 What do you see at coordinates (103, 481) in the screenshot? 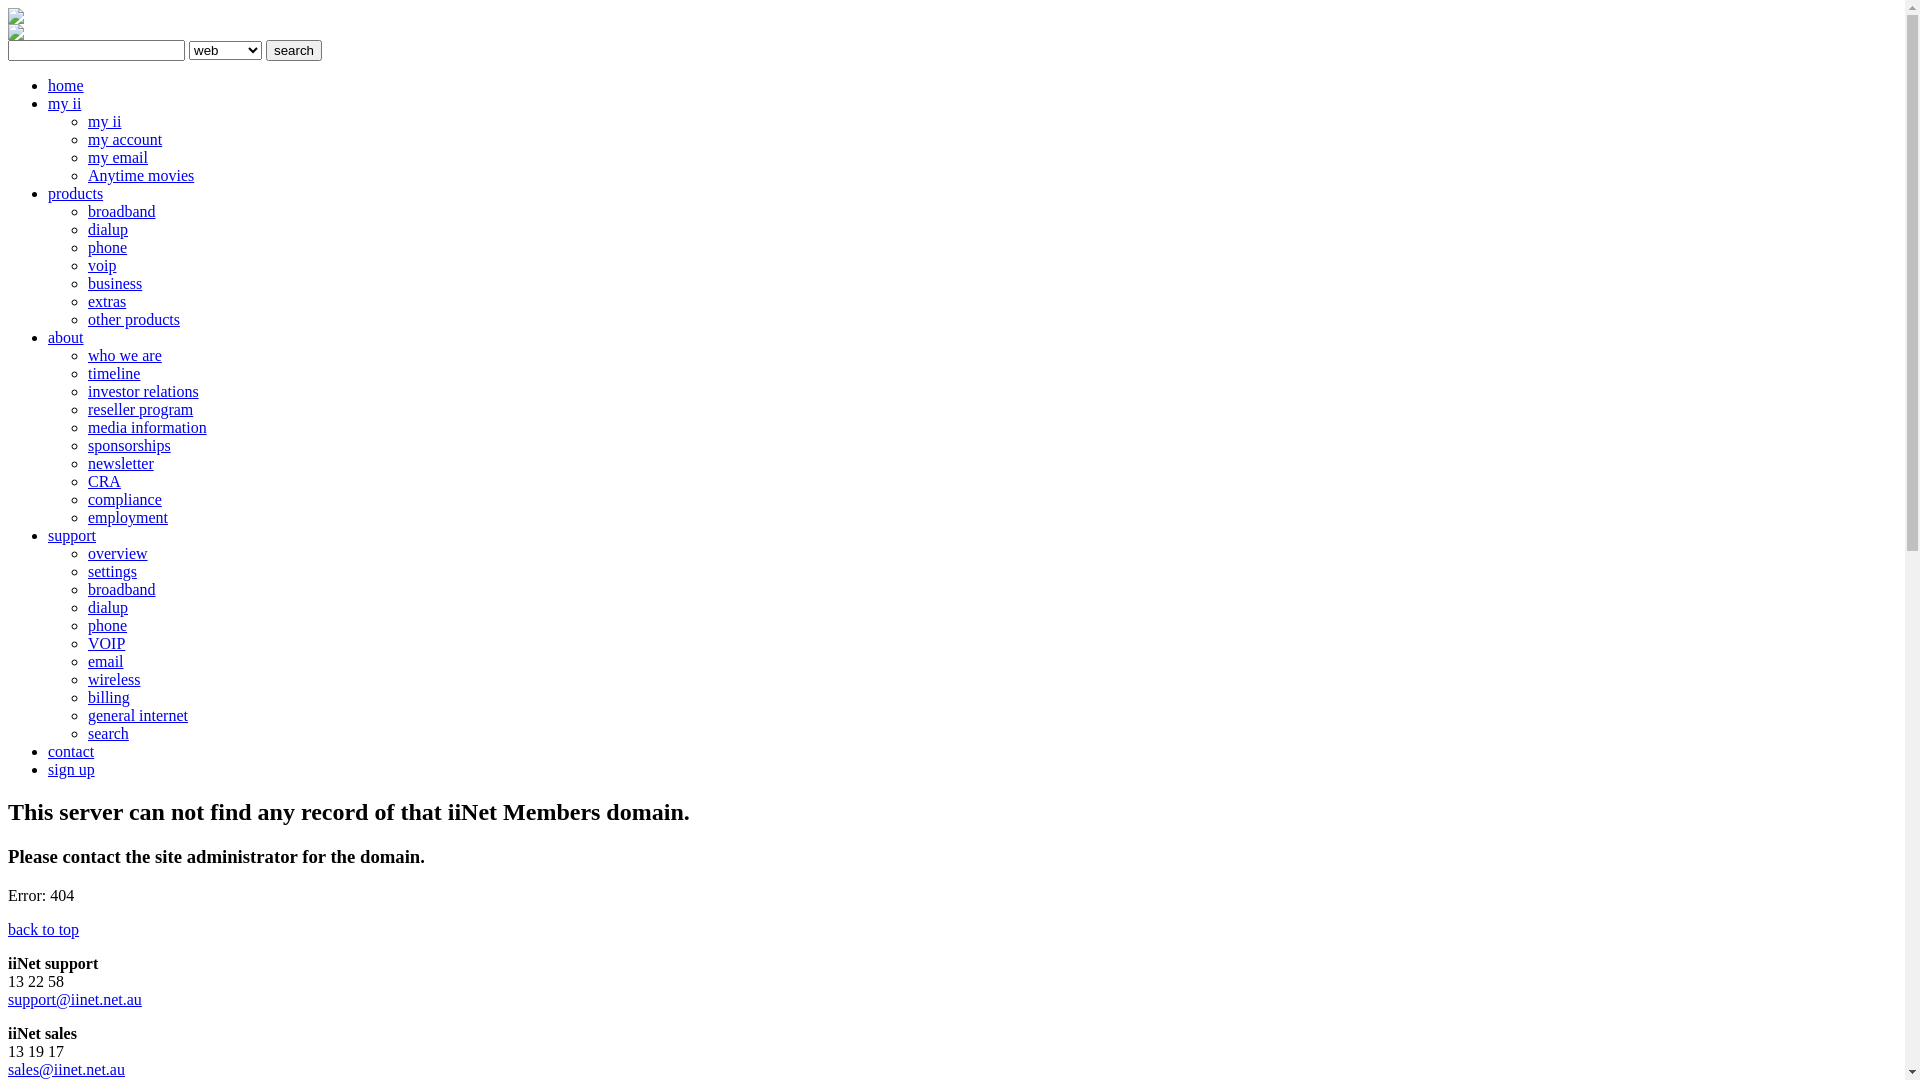
I see `'CRA'` at bounding box center [103, 481].